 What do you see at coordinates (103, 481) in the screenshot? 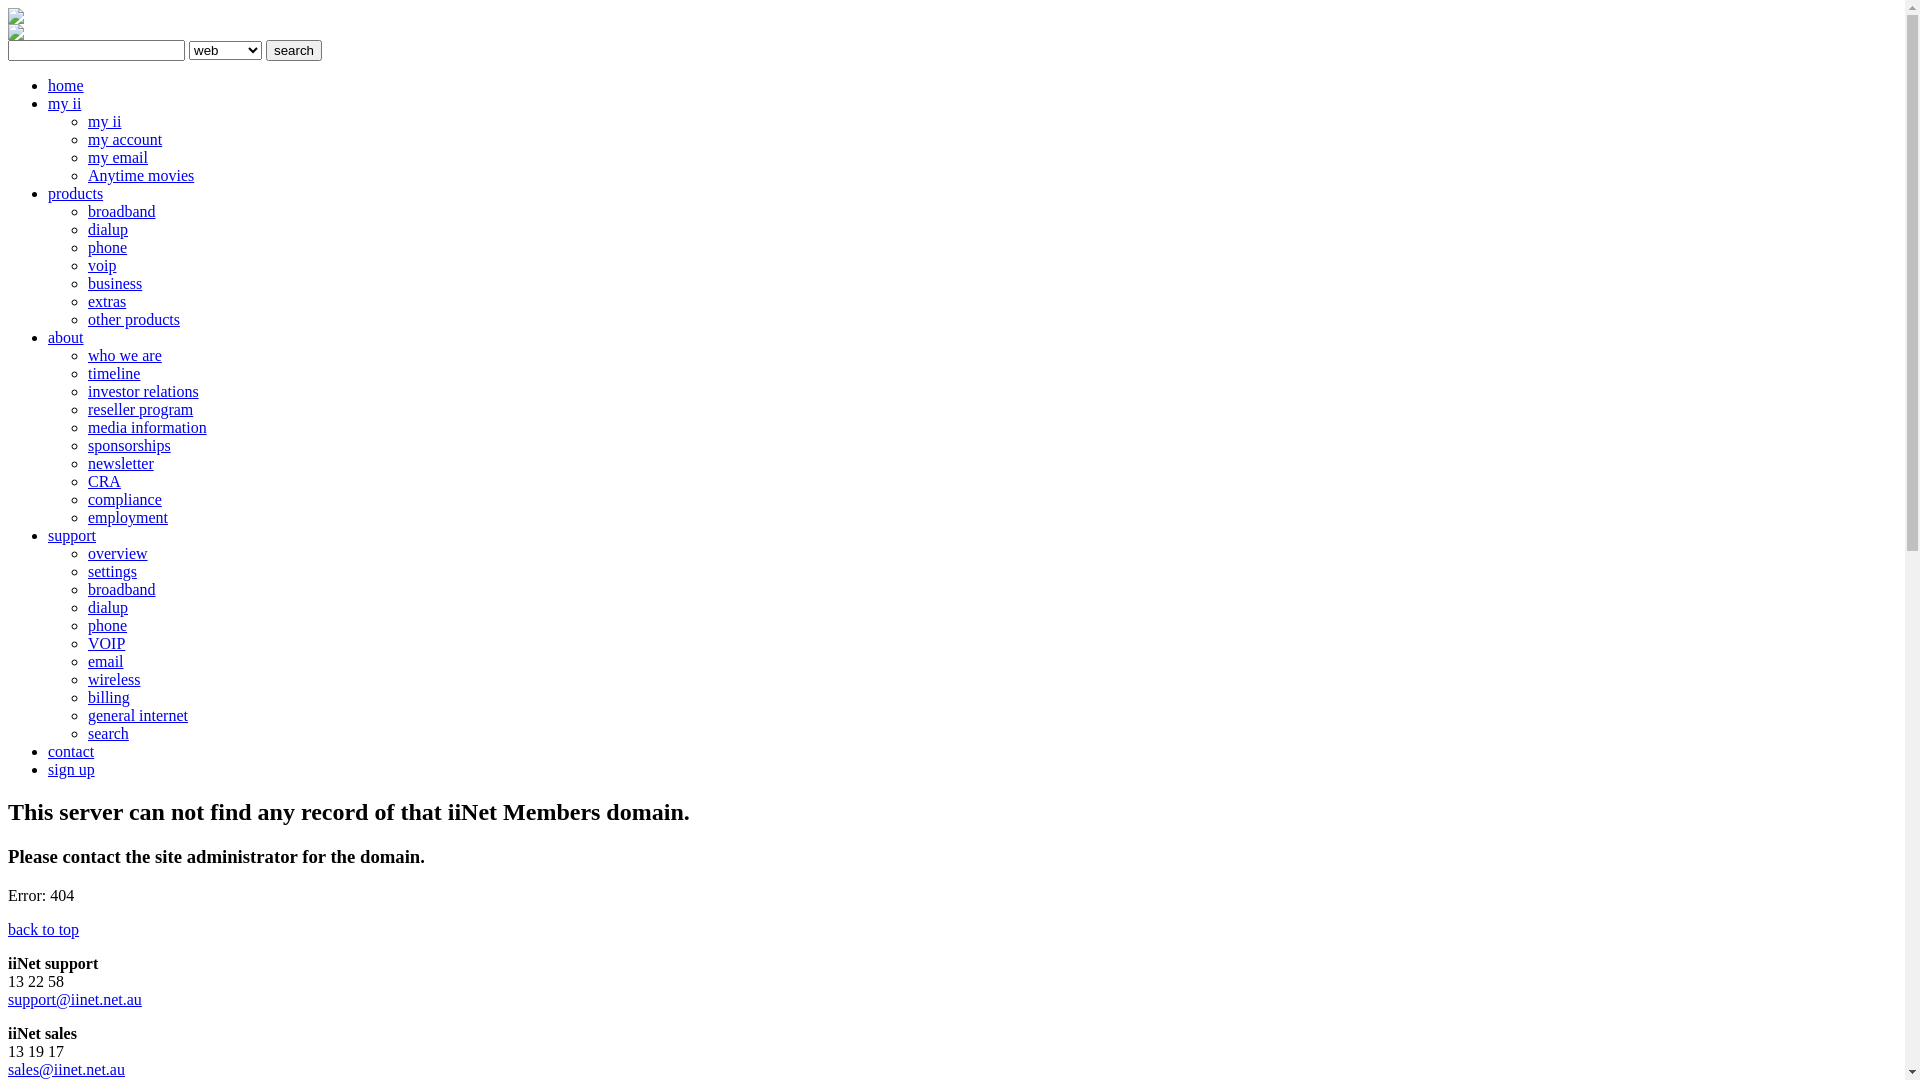
I see `'CRA'` at bounding box center [103, 481].